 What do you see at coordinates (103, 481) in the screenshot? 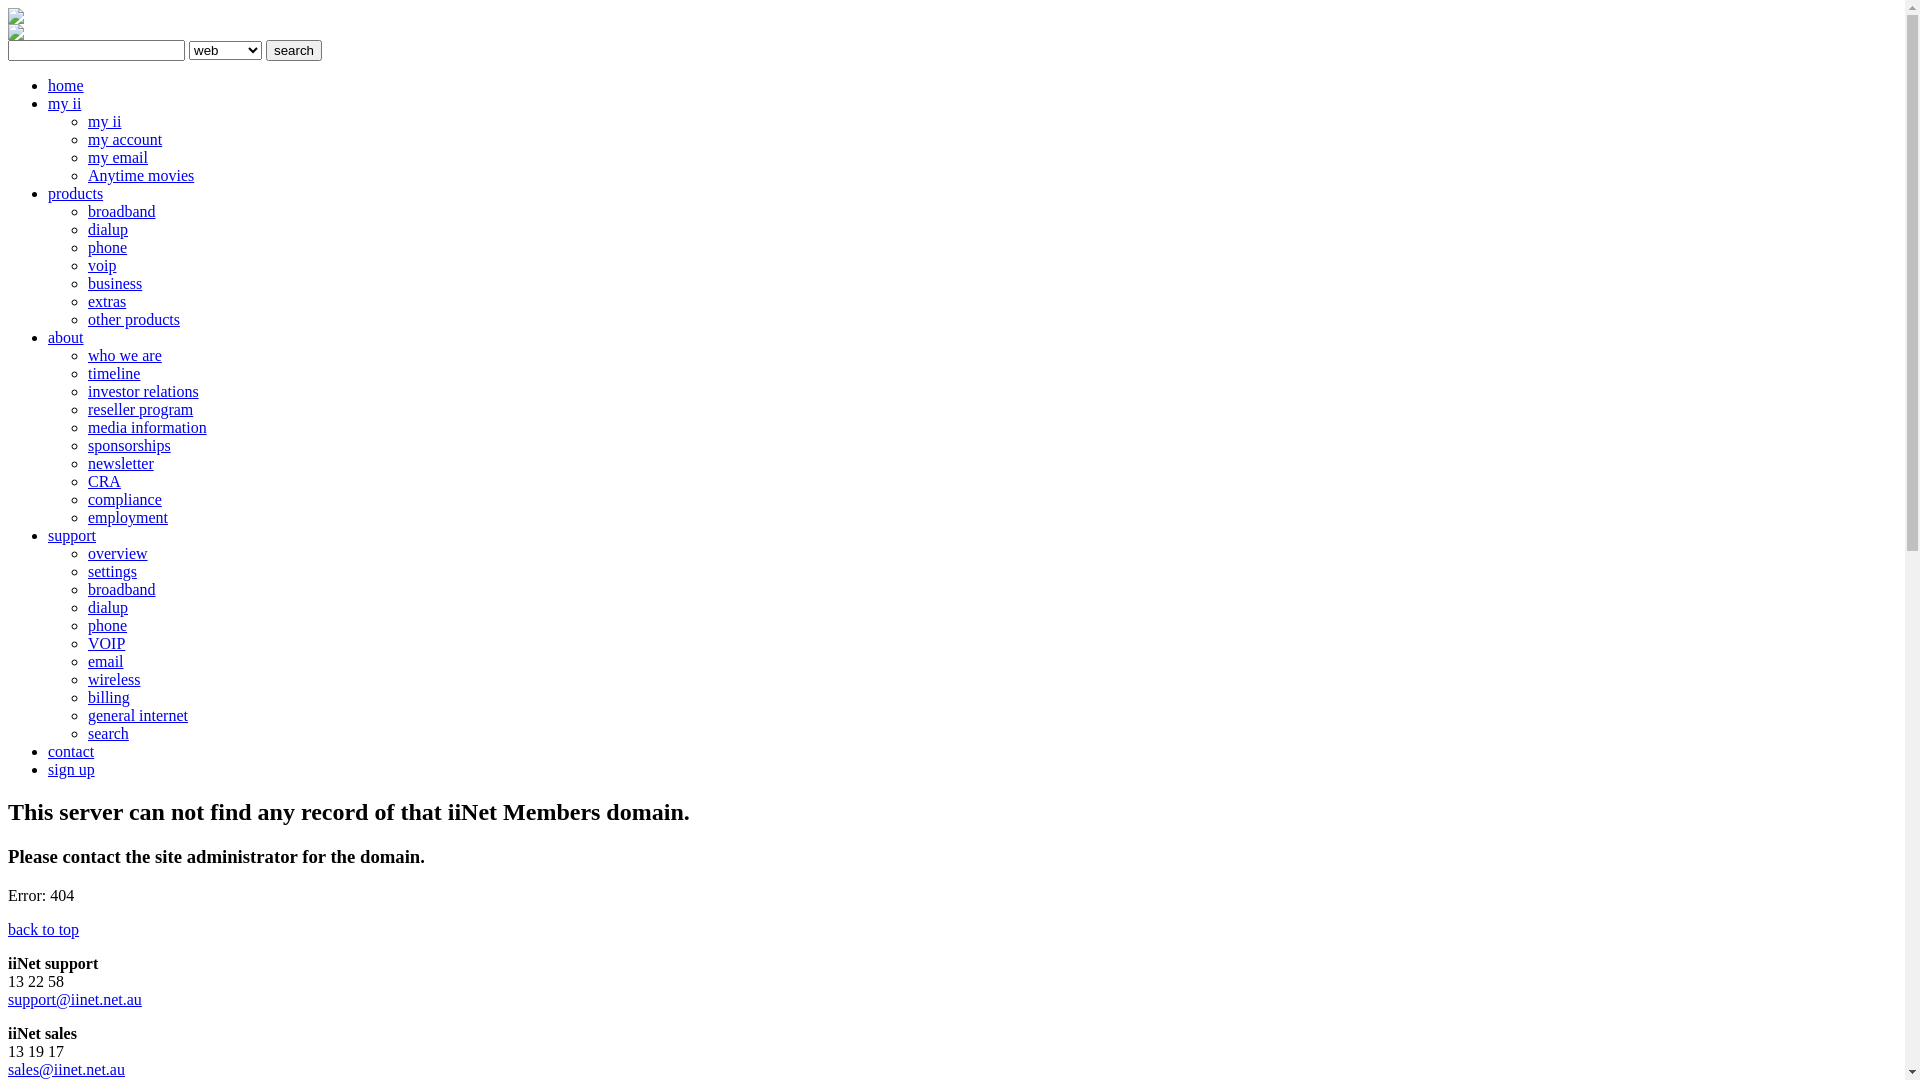
I see `'CRA'` at bounding box center [103, 481].